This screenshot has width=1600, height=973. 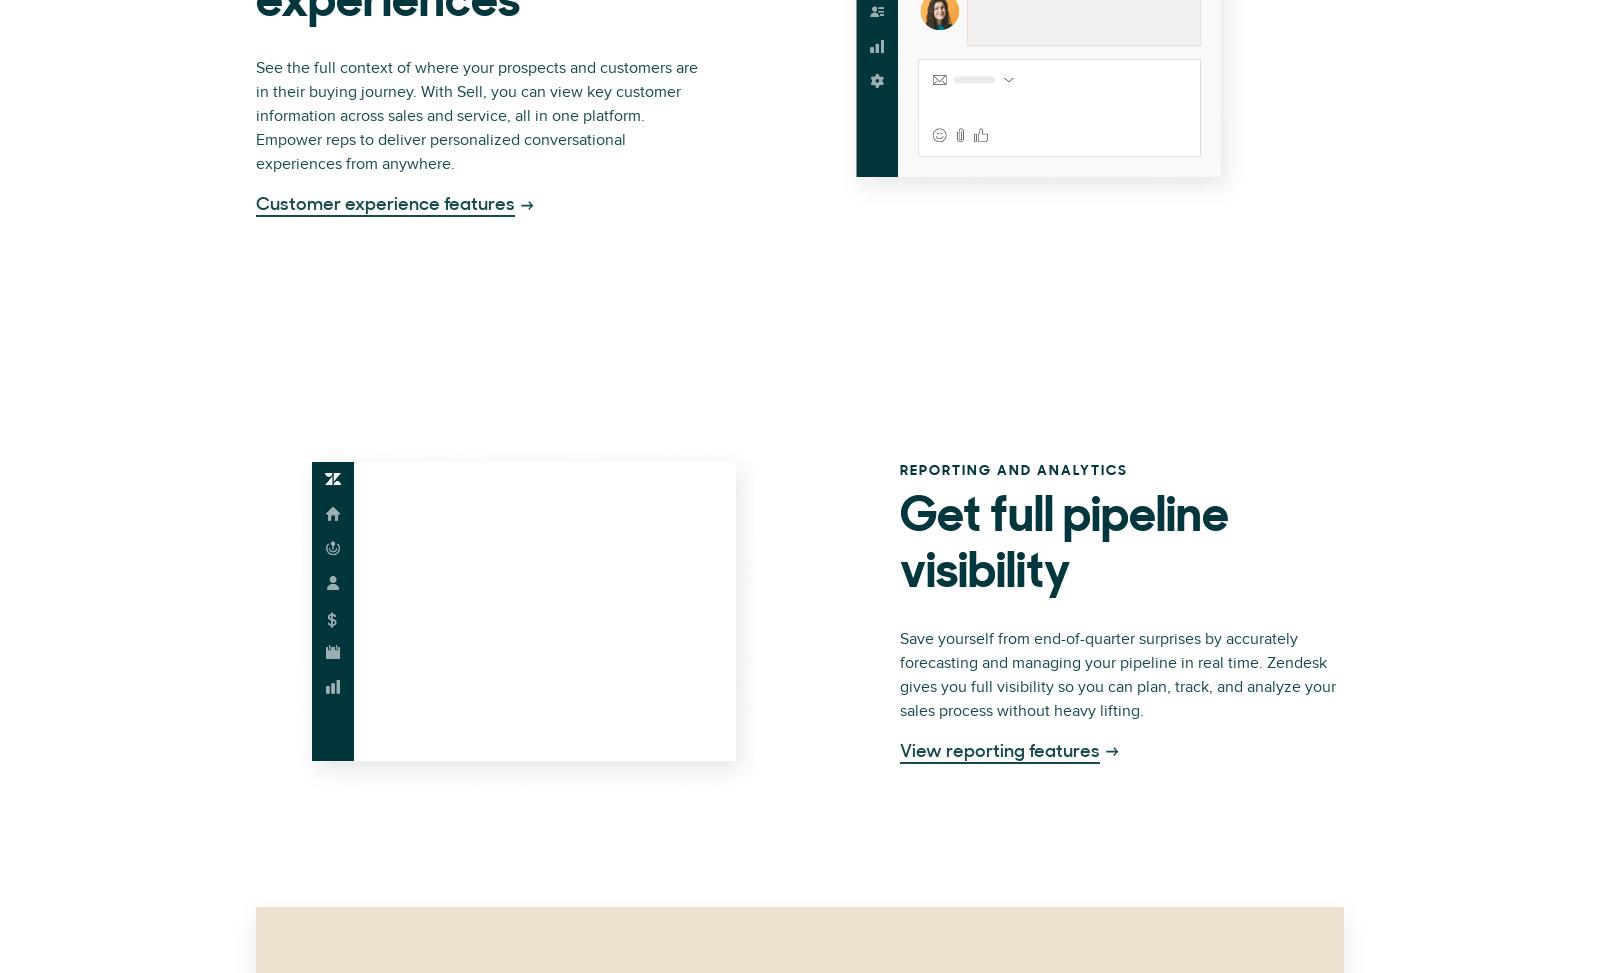 What do you see at coordinates (1014, 305) in the screenshot?
I see `'Sitemap'` at bounding box center [1014, 305].